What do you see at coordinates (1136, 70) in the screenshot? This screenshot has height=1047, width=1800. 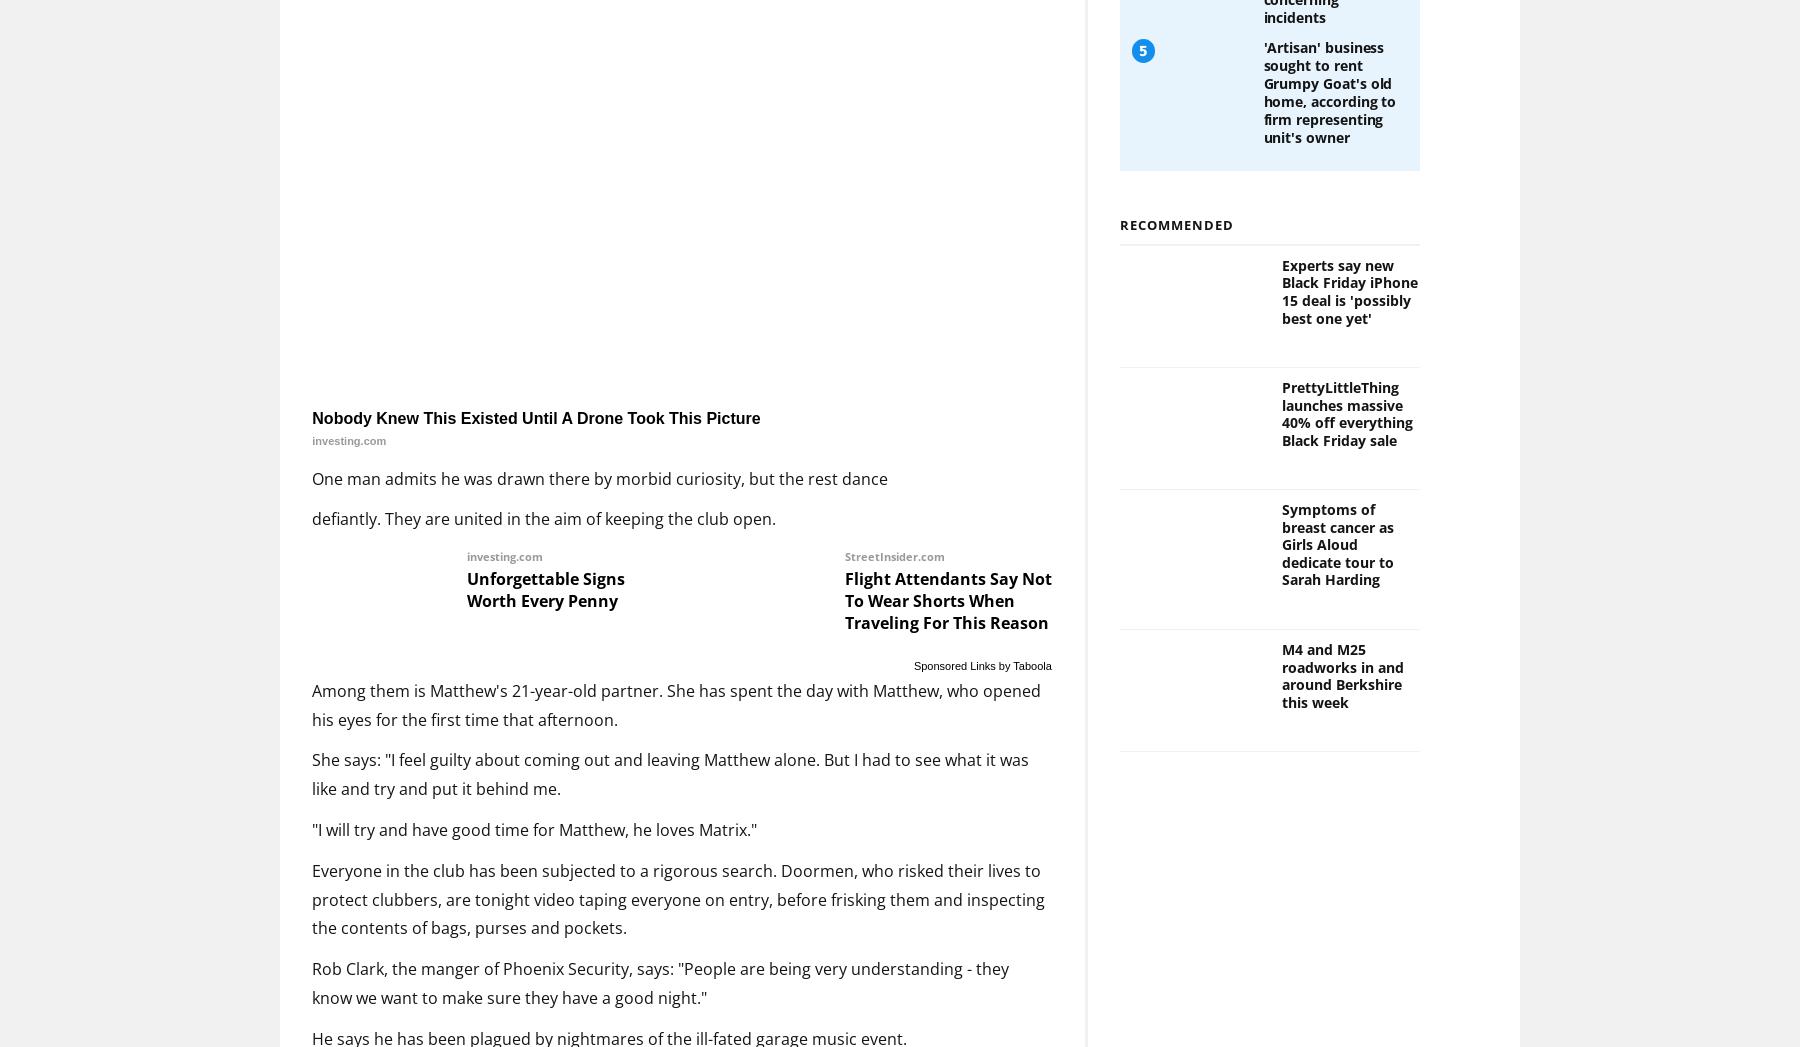 I see `'4'` at bounding box center [1136, 70].